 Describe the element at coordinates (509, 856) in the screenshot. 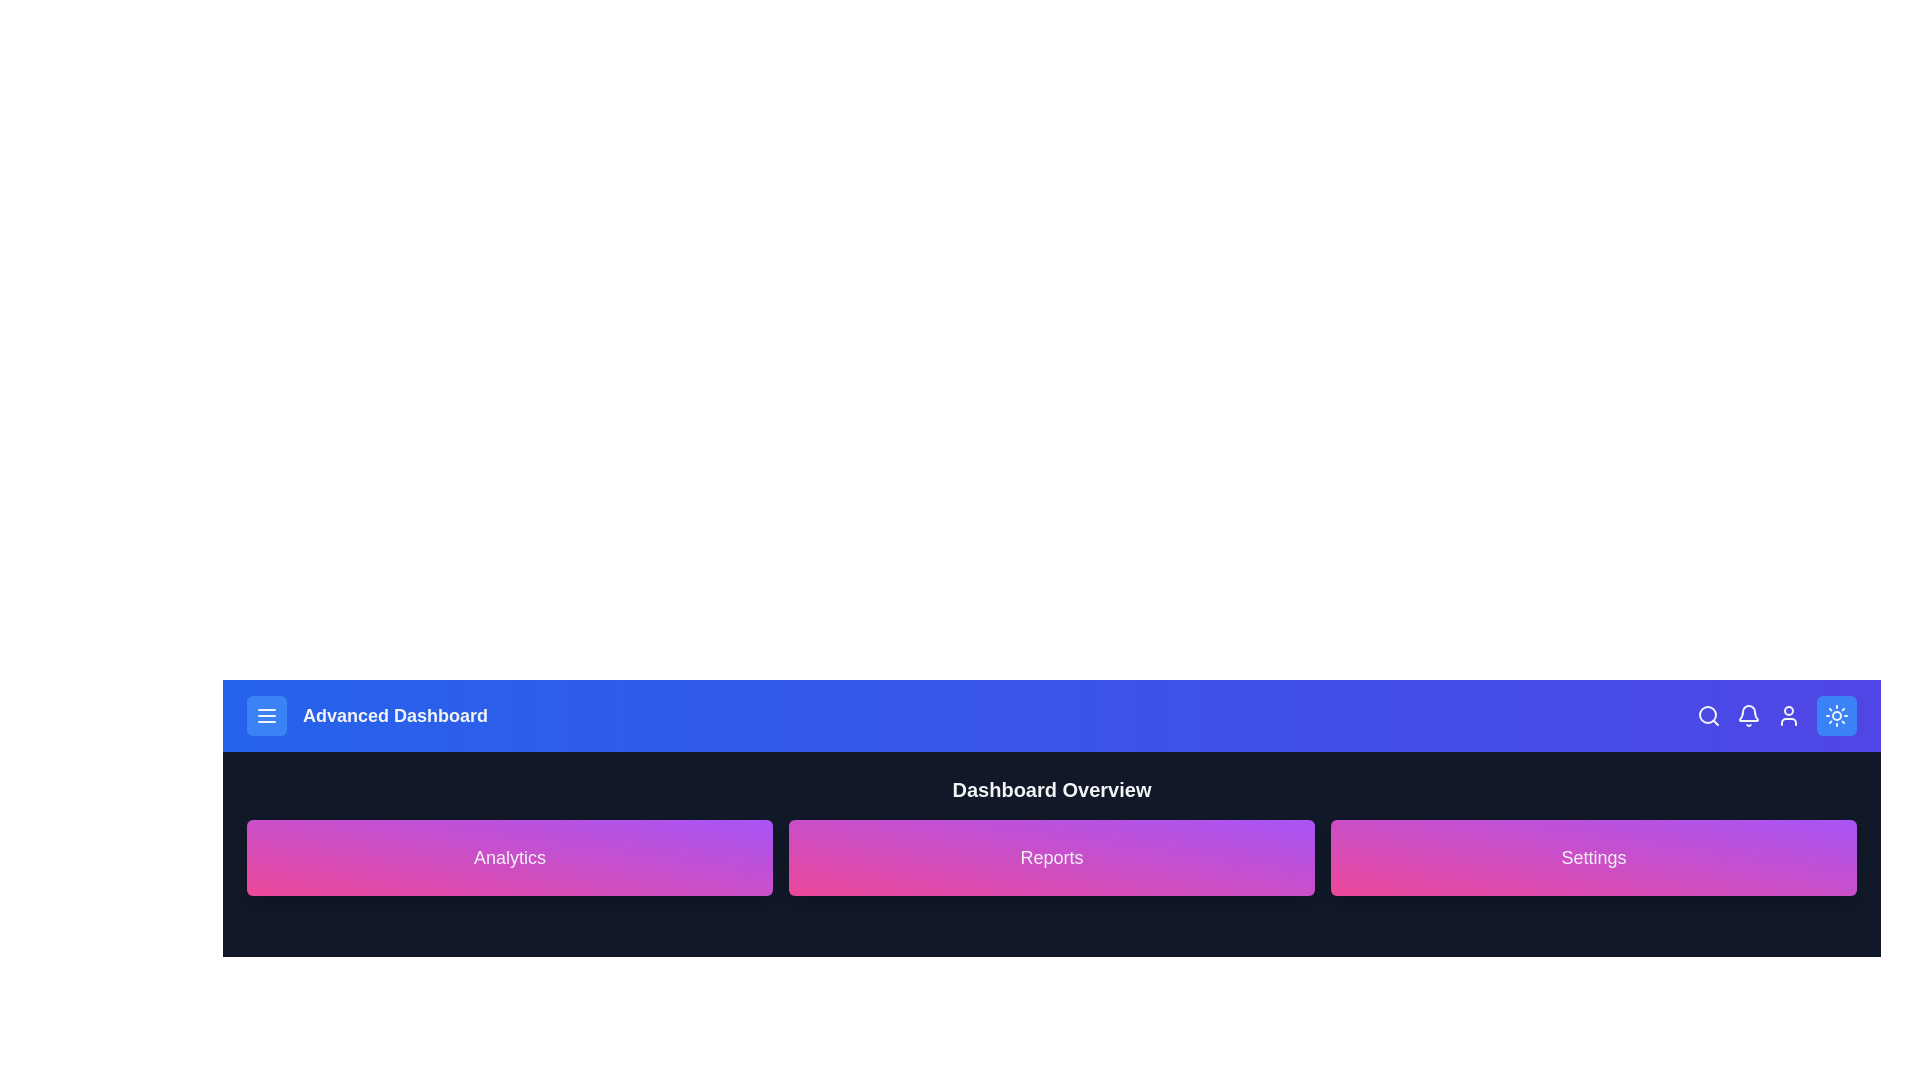

I see `the Analytics card to interact with it` at that location.